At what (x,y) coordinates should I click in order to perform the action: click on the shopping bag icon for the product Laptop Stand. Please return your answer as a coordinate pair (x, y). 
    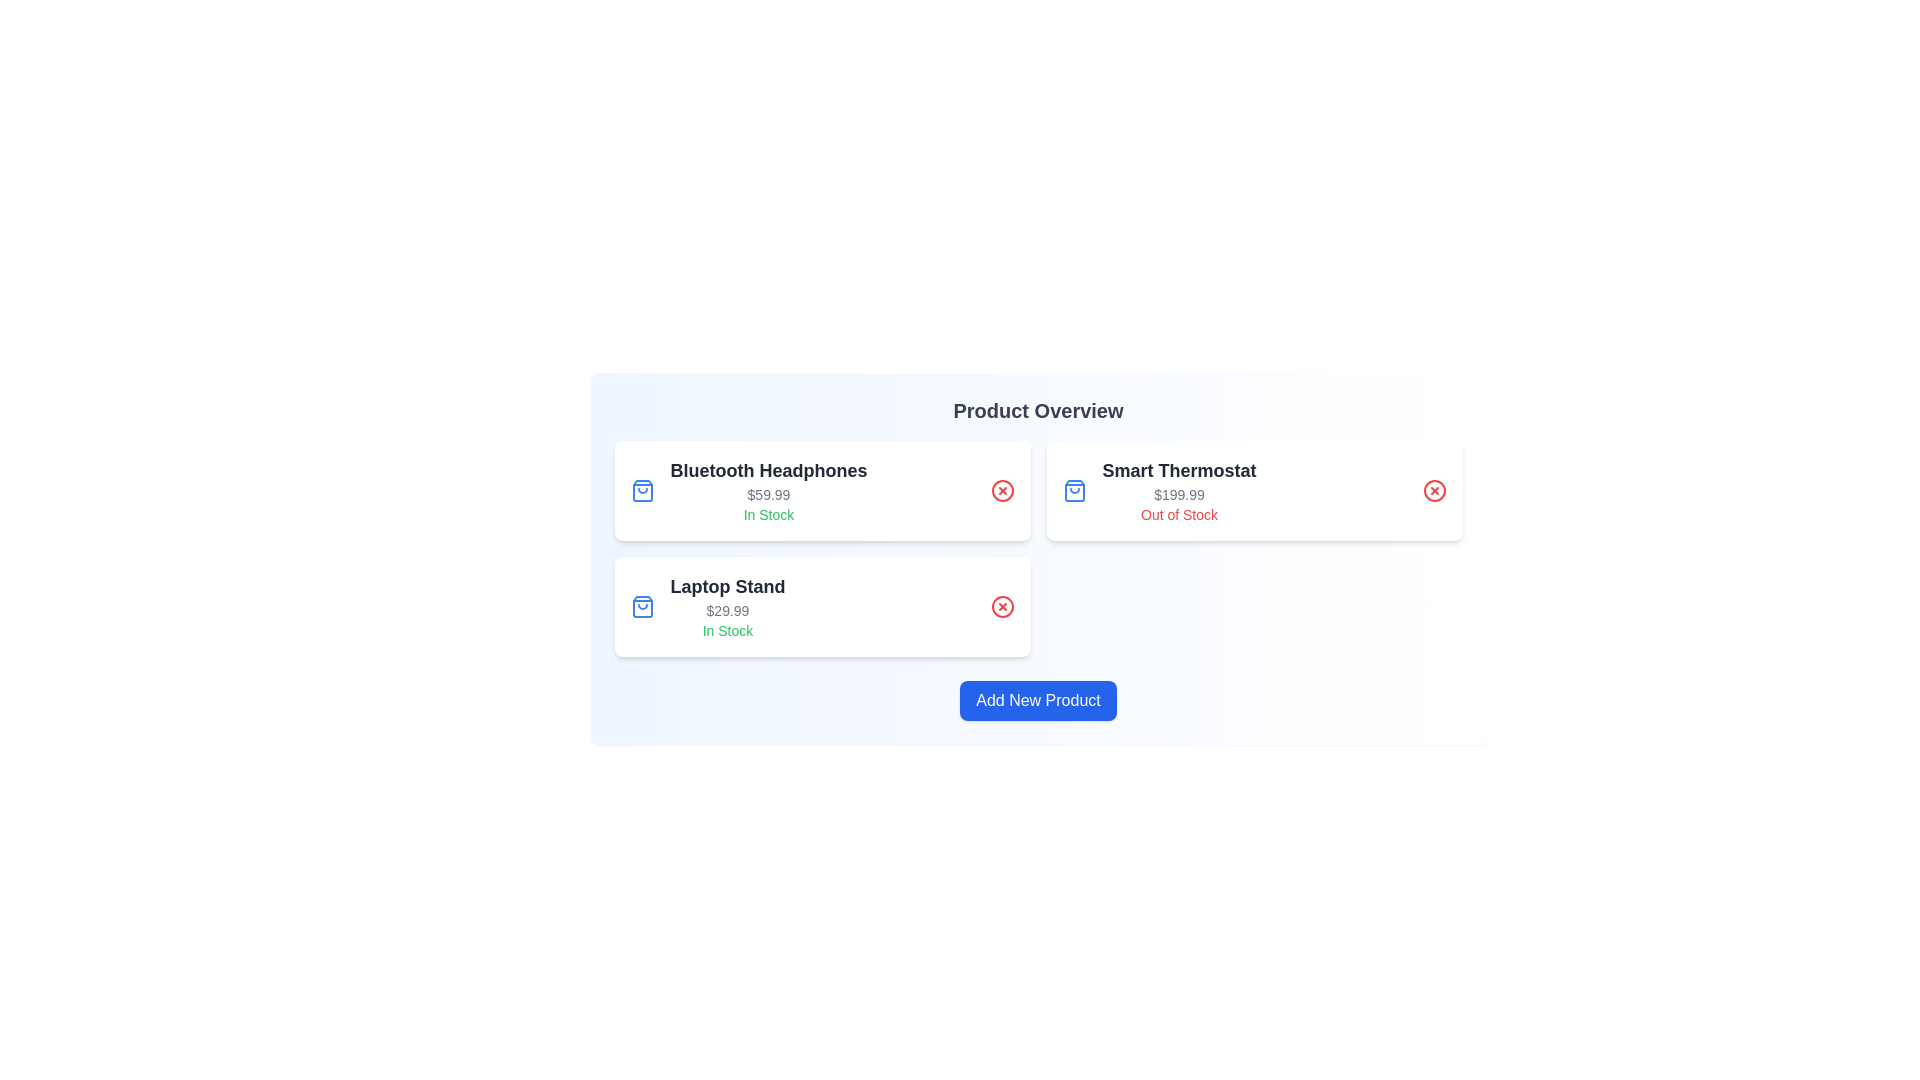
    Looking at the image, I should click on (642, 605).